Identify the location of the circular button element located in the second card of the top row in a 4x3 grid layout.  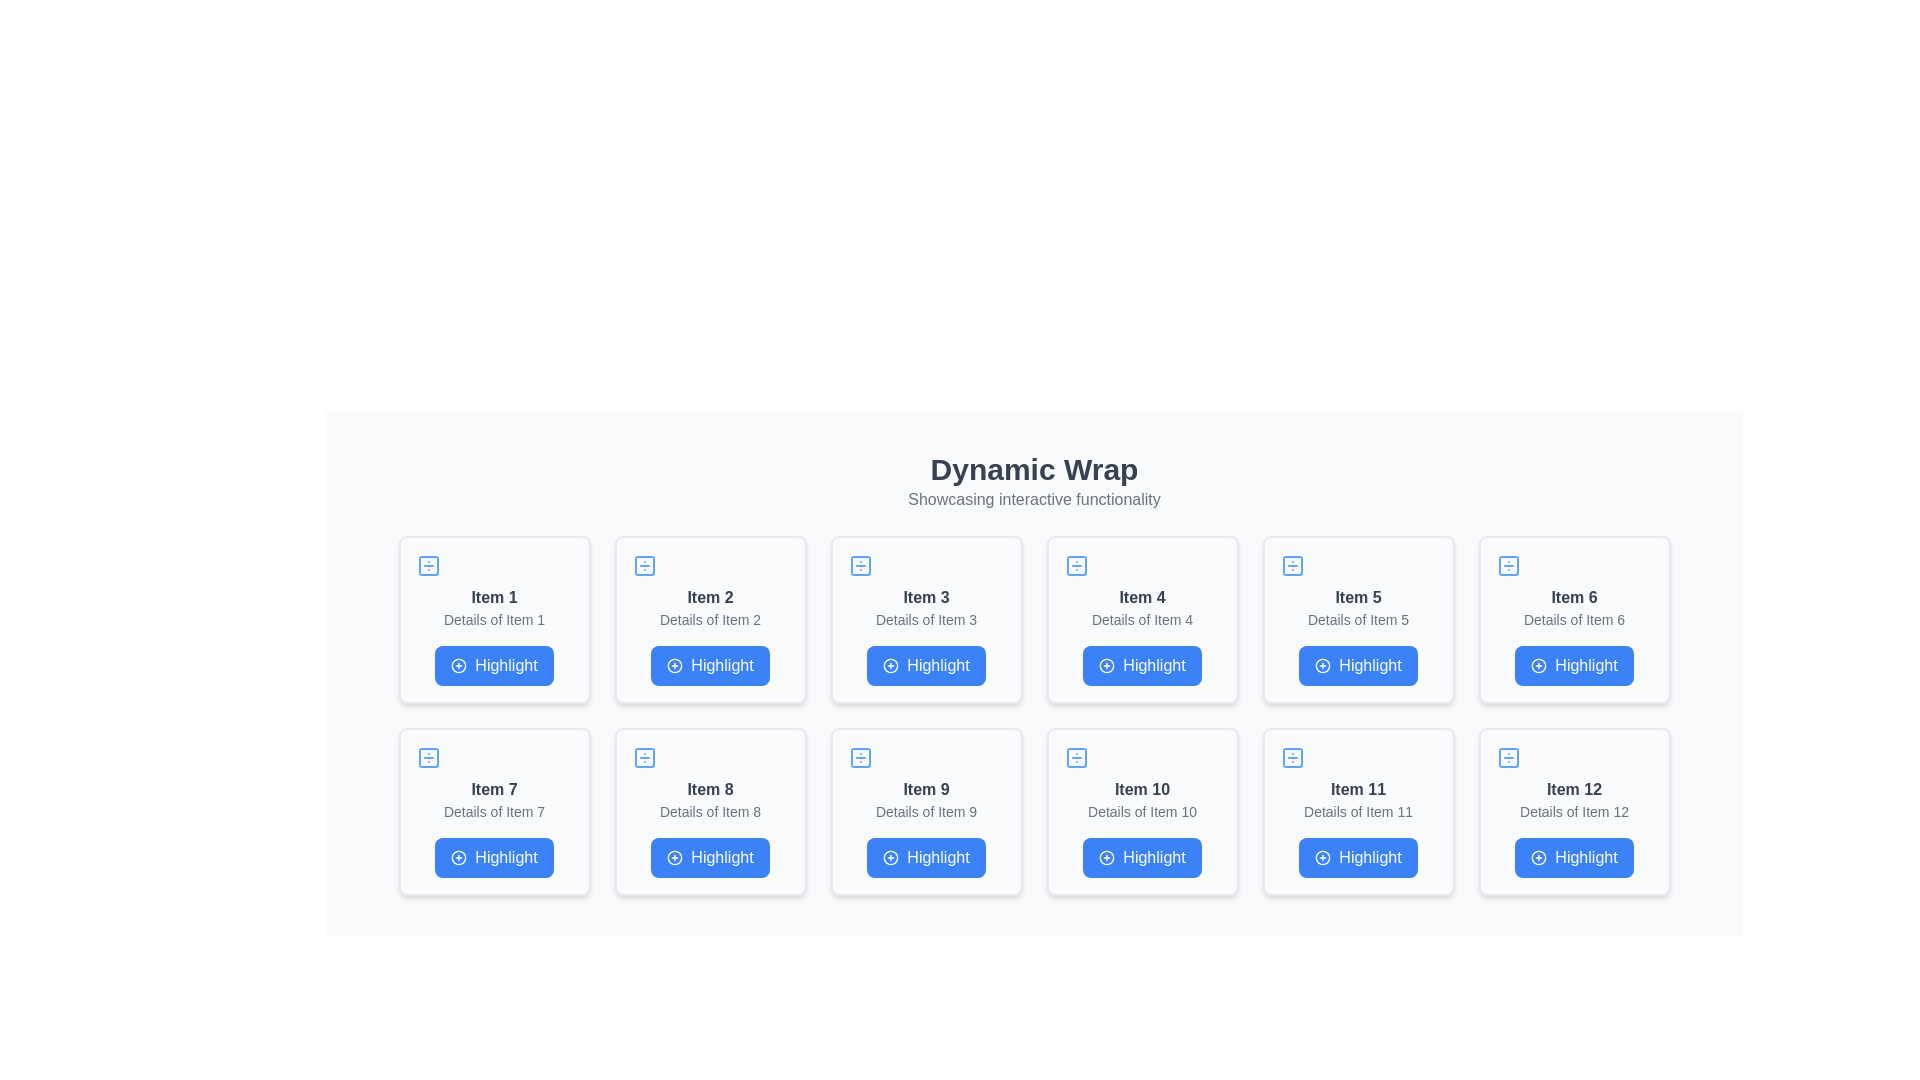
(675, 666).